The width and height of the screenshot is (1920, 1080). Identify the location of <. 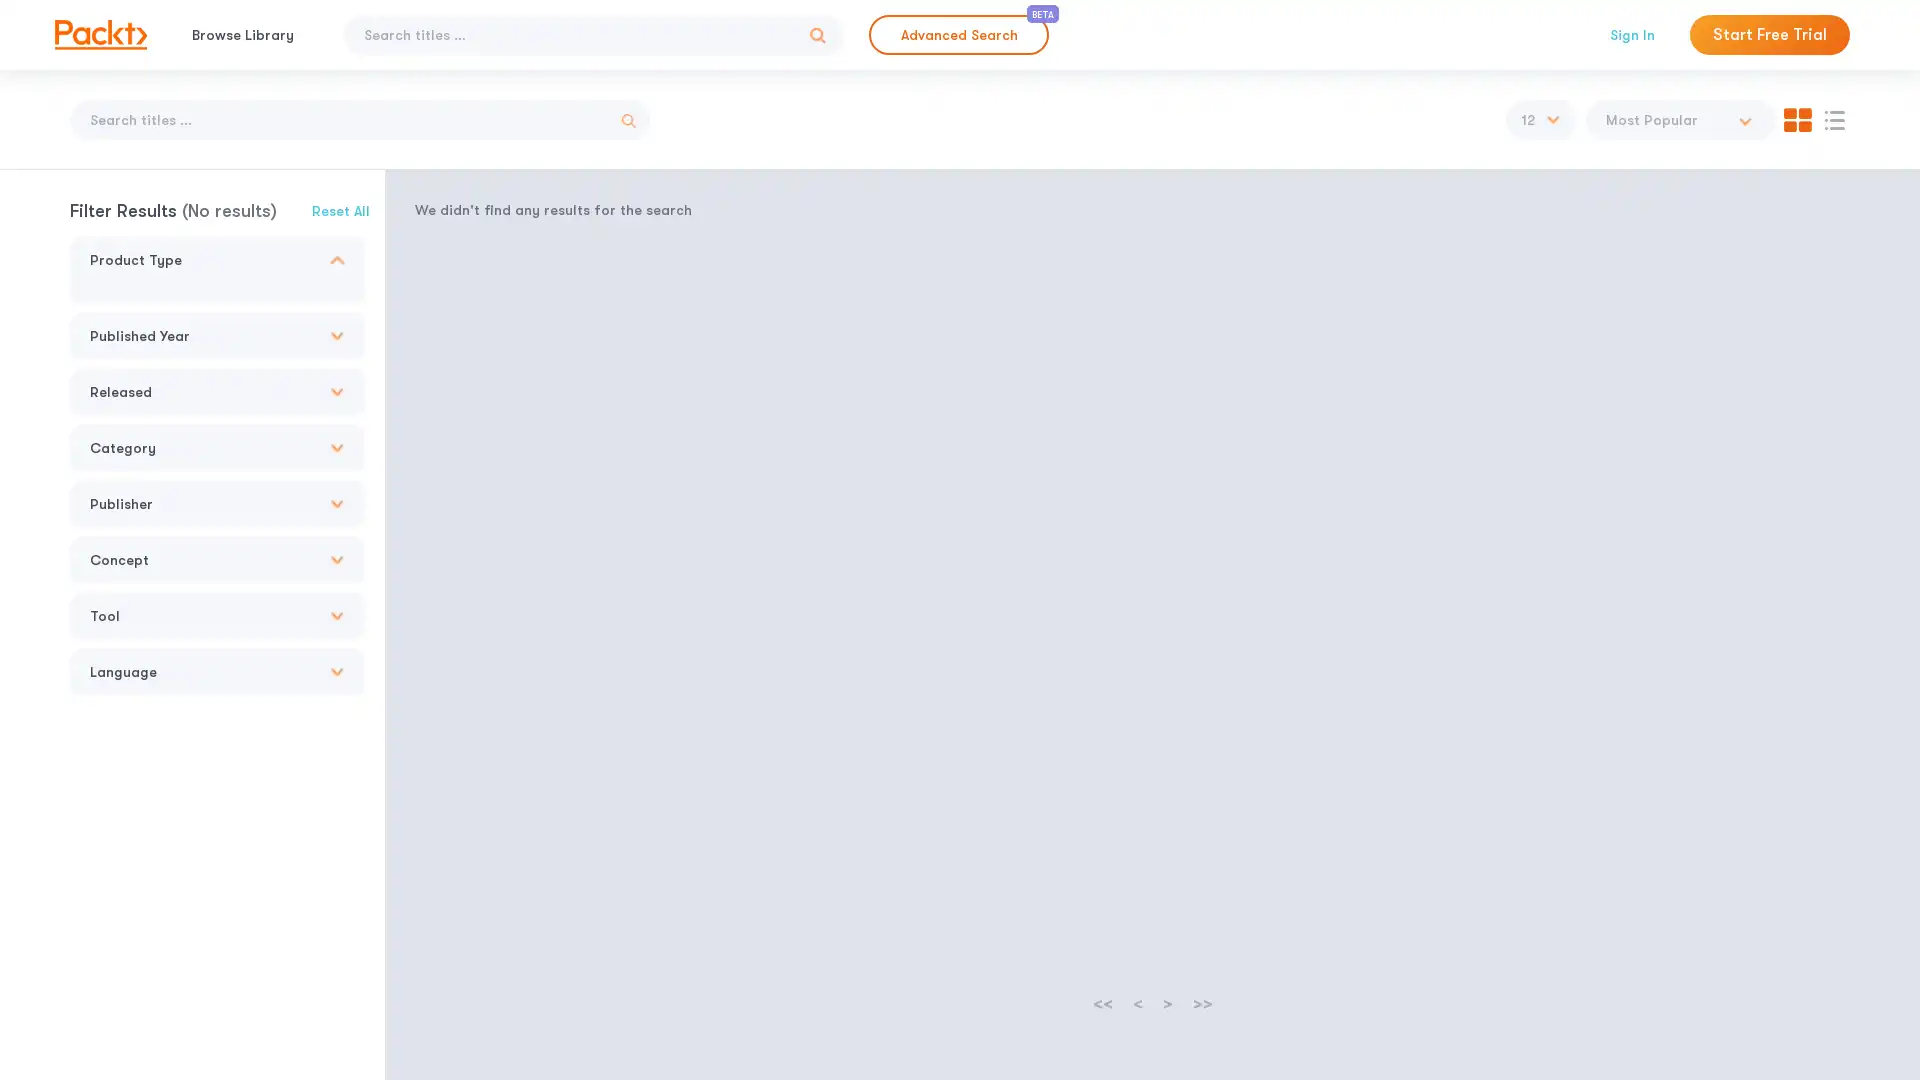
(1137, 1005).